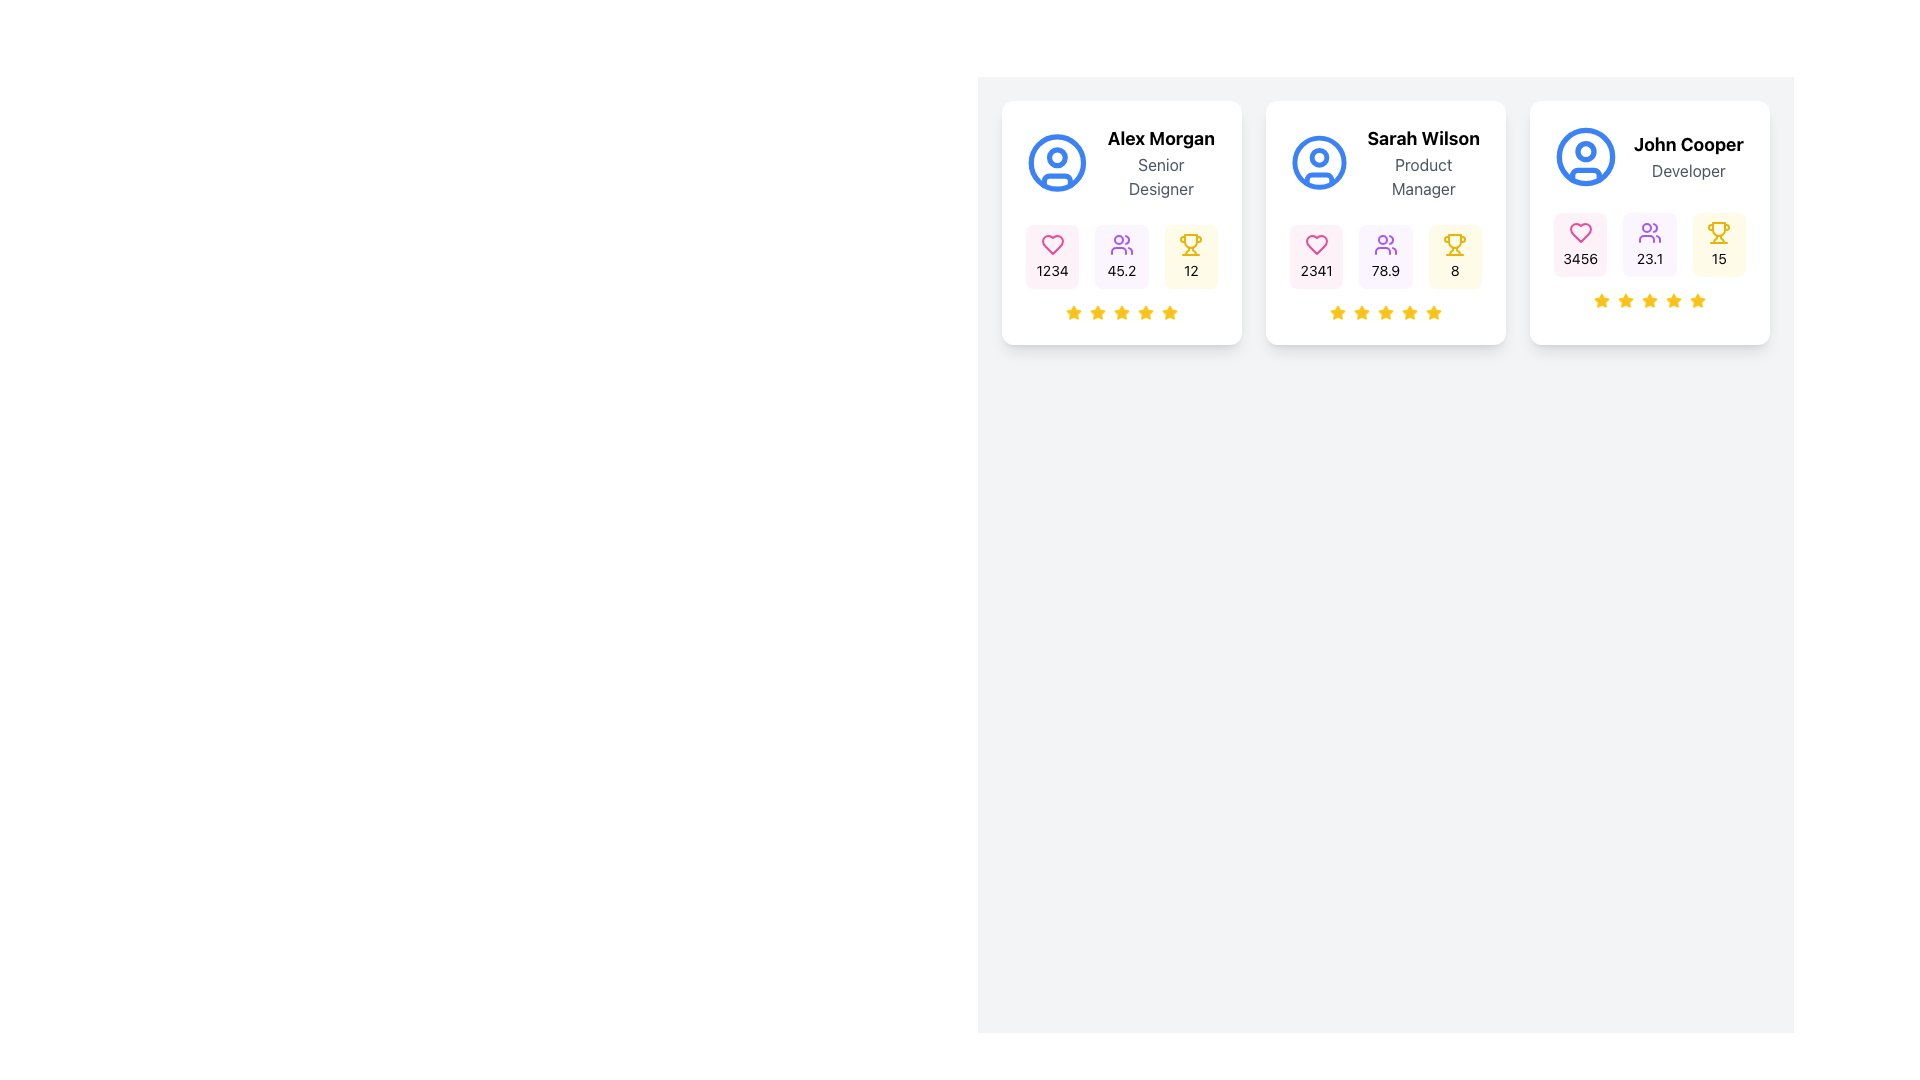  I want to click on the third yellow star-shaped icon in a row of five icons located beneath the 'John Cooper' user card, so click(1626, 300).